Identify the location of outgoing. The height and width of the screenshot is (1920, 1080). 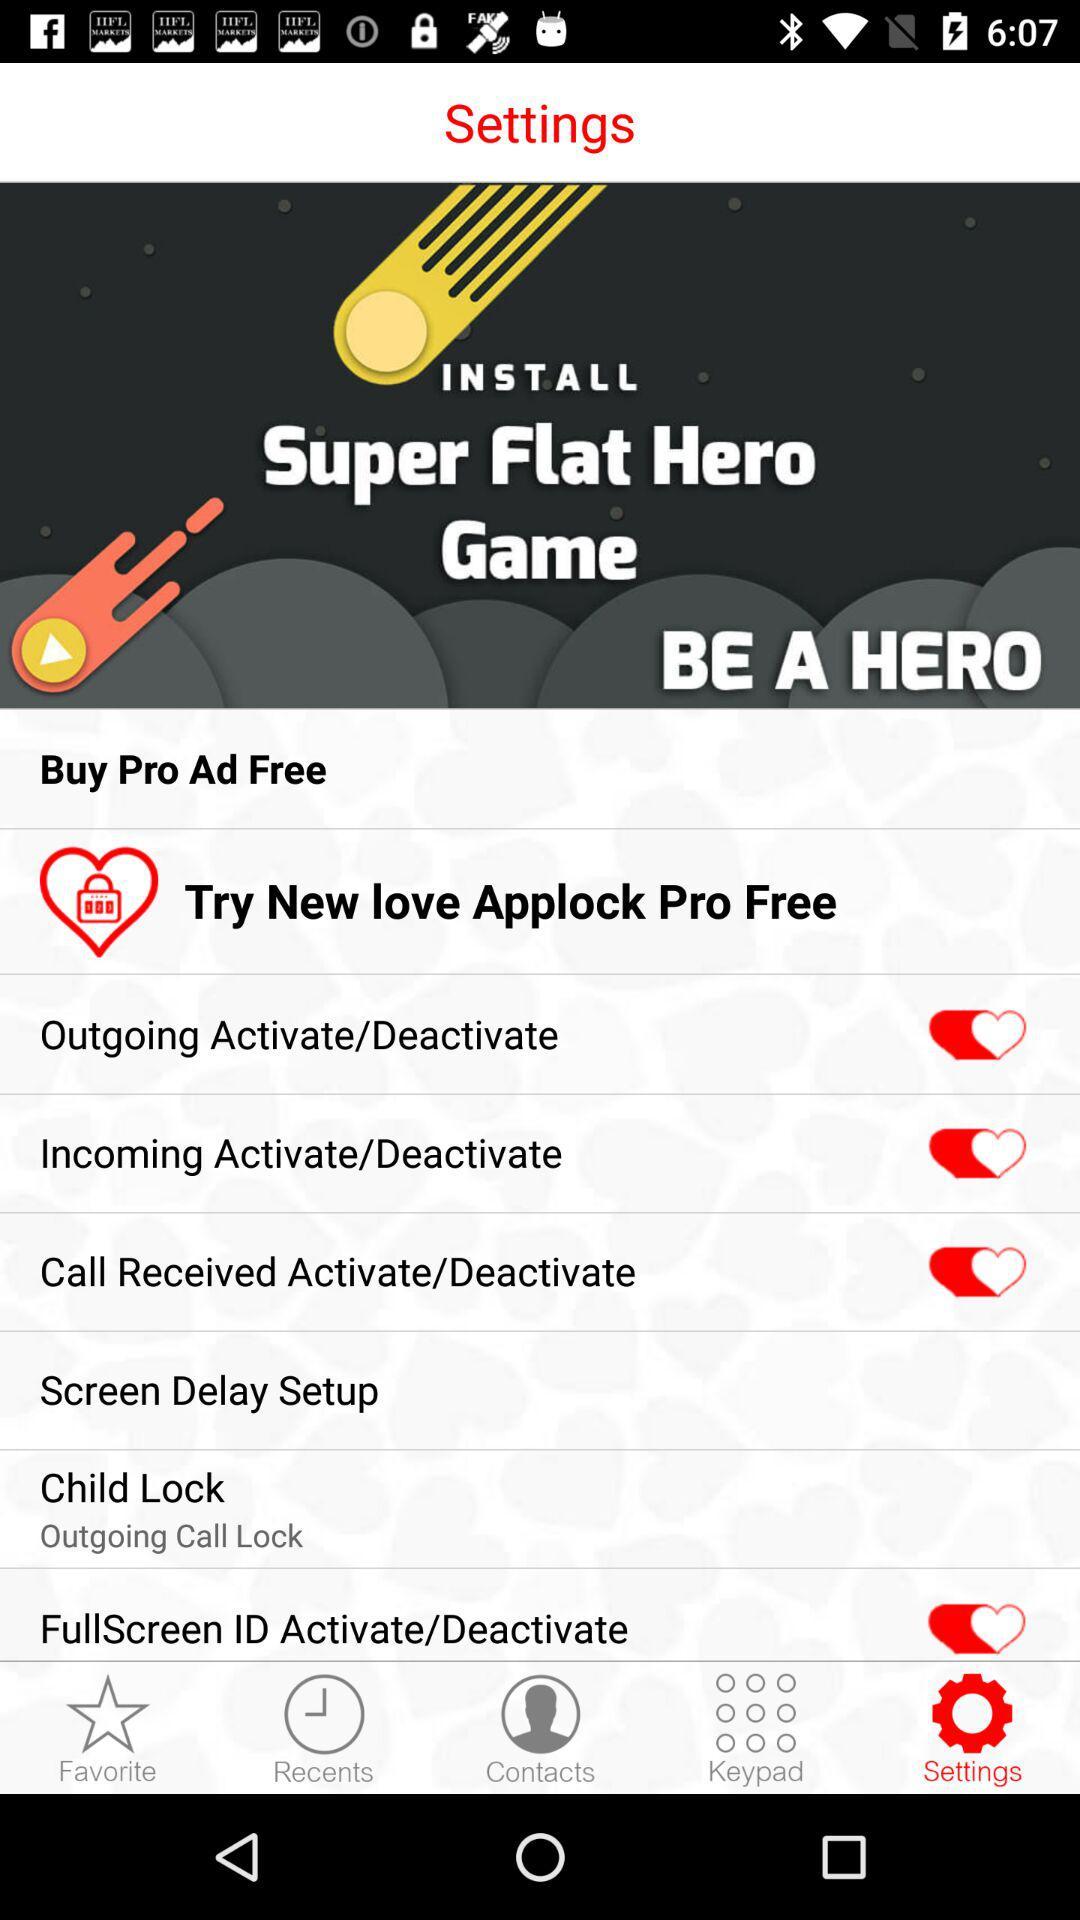
(974, 1035).